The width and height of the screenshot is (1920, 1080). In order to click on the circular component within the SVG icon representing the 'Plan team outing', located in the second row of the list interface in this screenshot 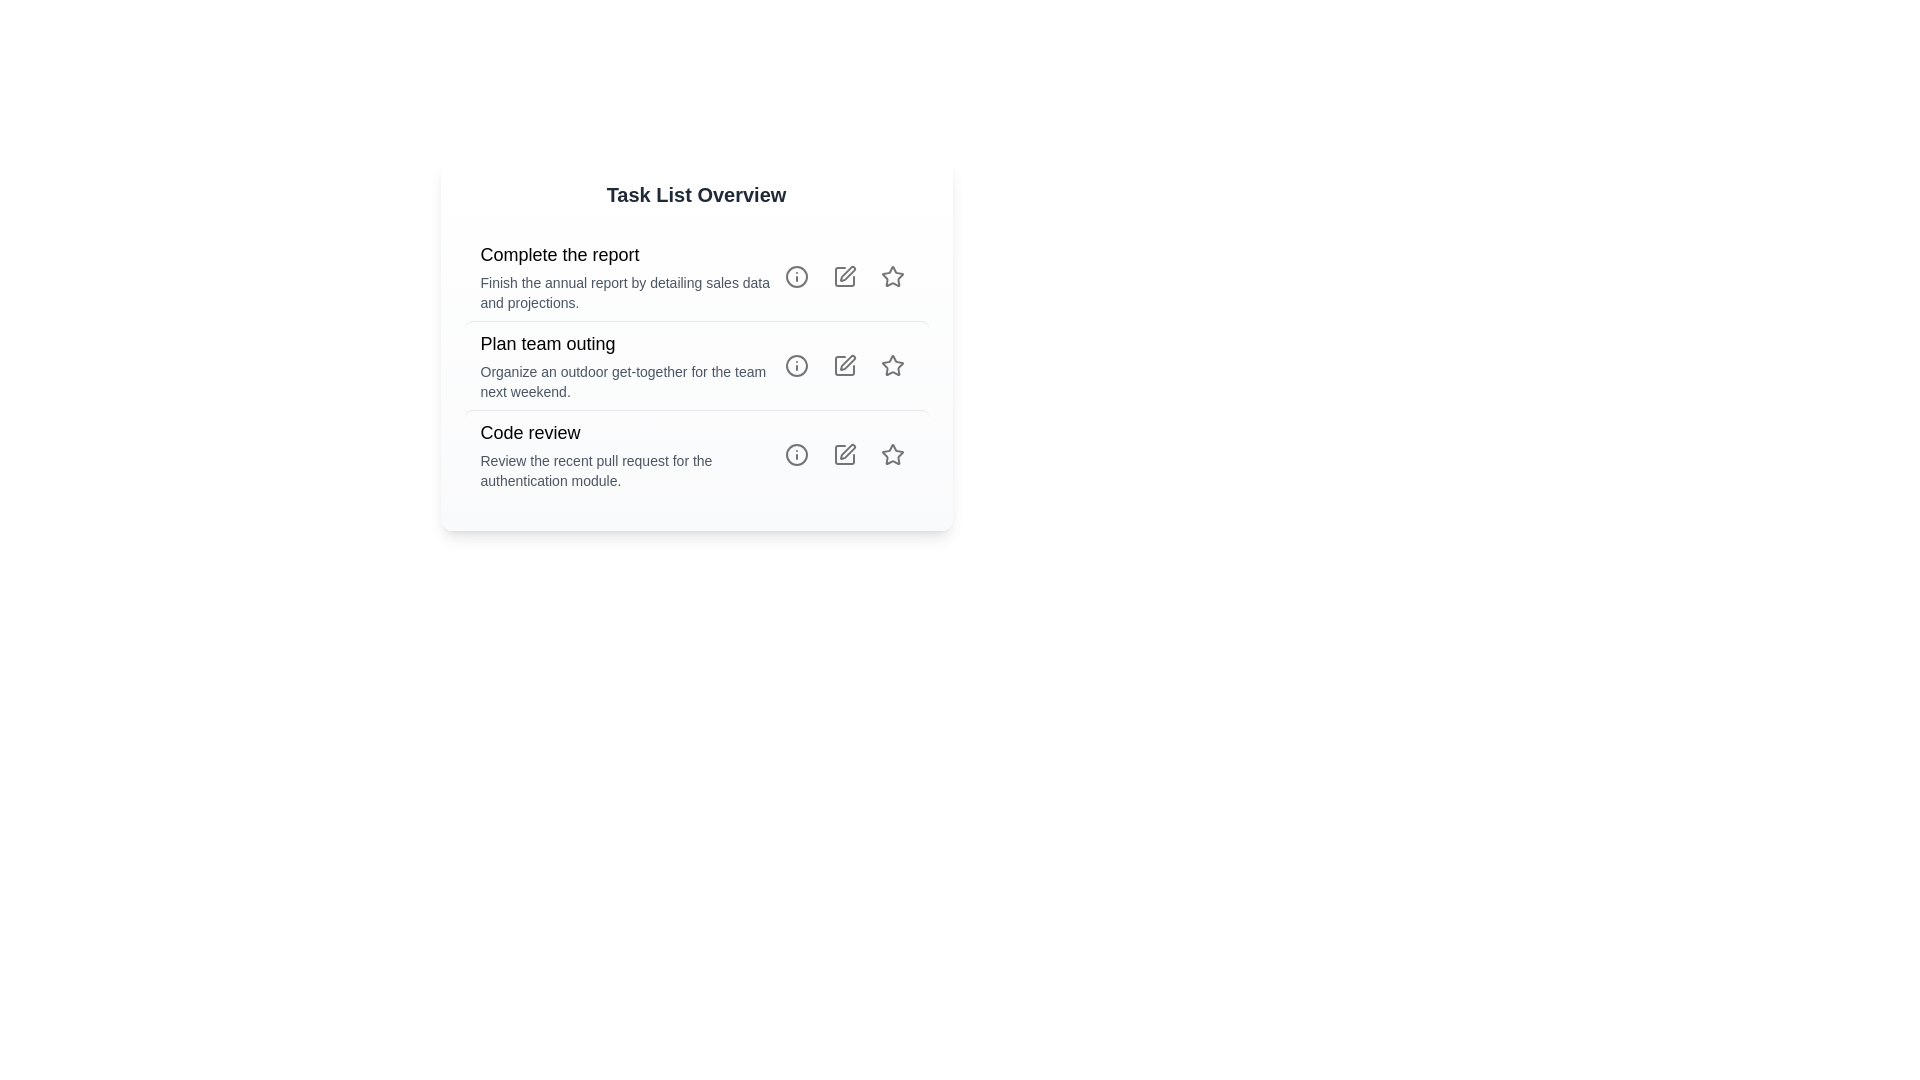, I will do `click(795, 366)`.